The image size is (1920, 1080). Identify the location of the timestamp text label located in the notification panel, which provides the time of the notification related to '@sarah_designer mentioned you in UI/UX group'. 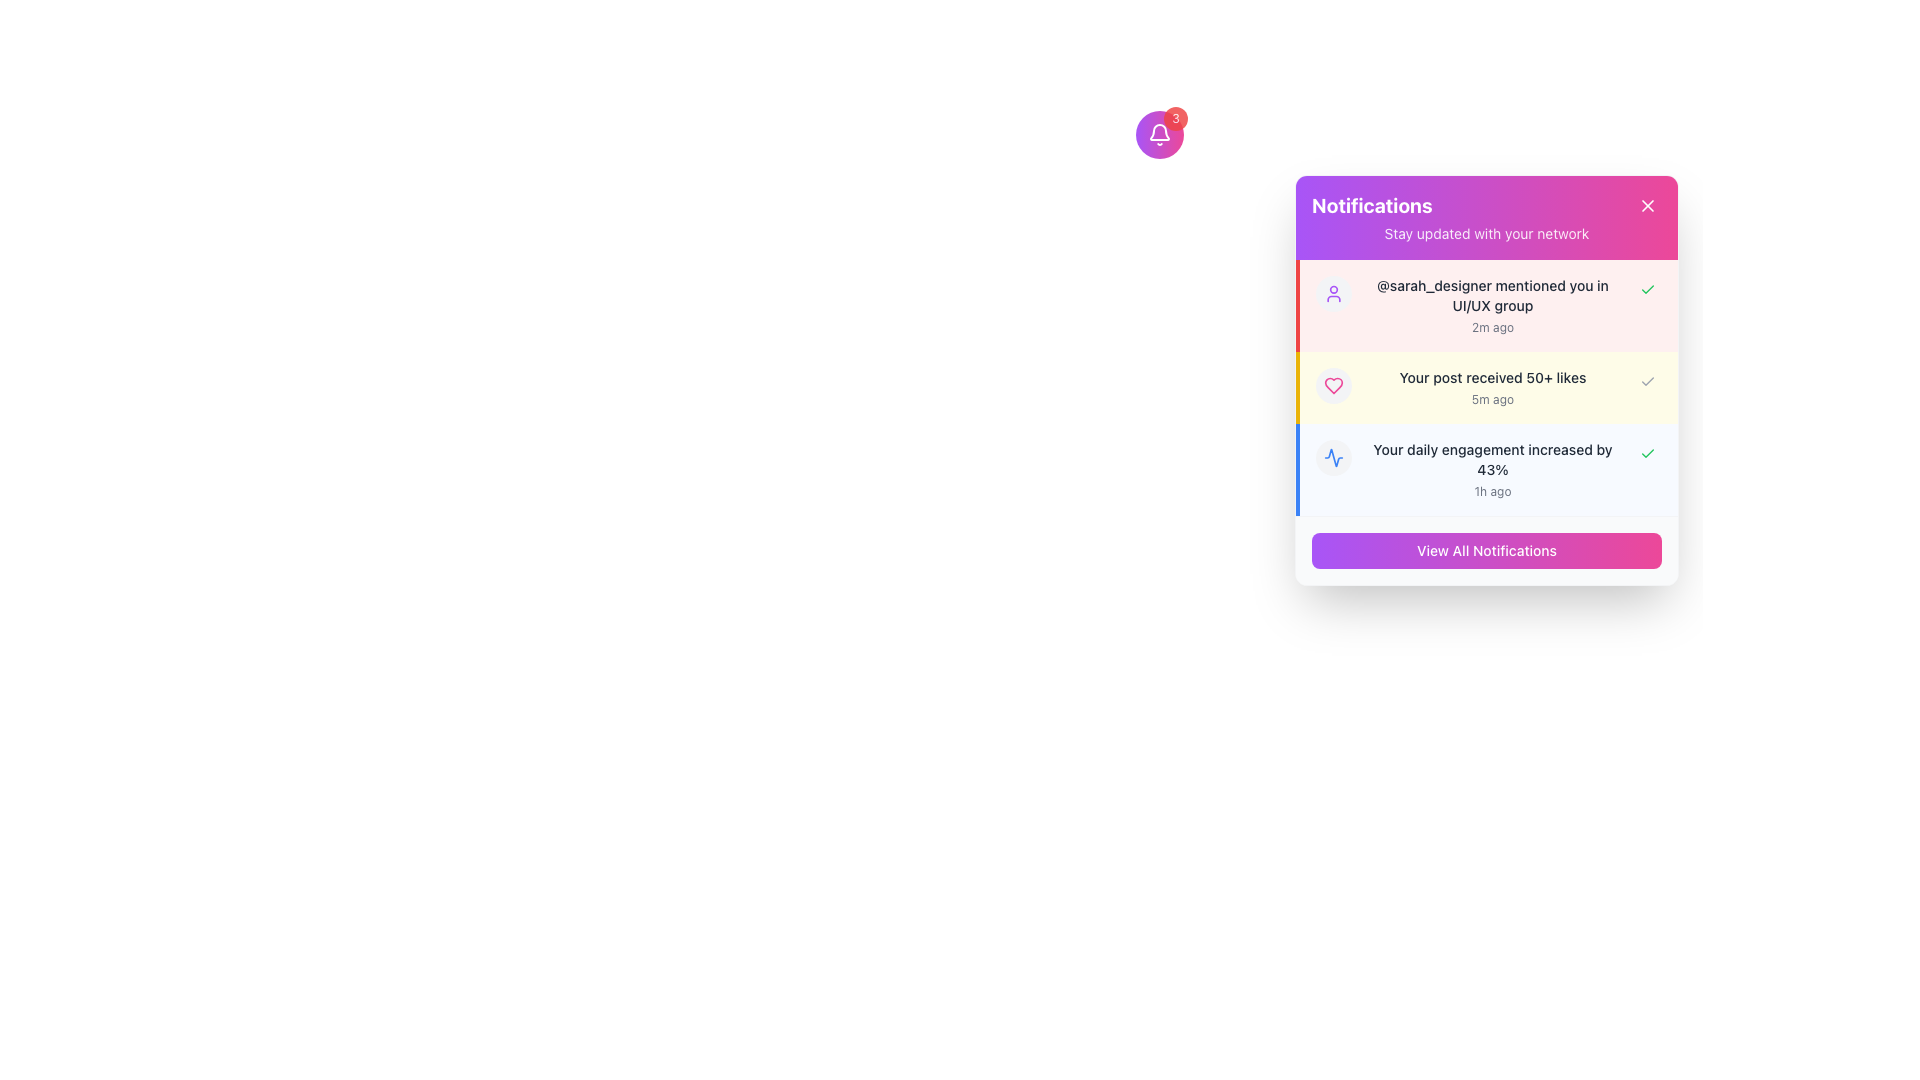
(1492, 326).